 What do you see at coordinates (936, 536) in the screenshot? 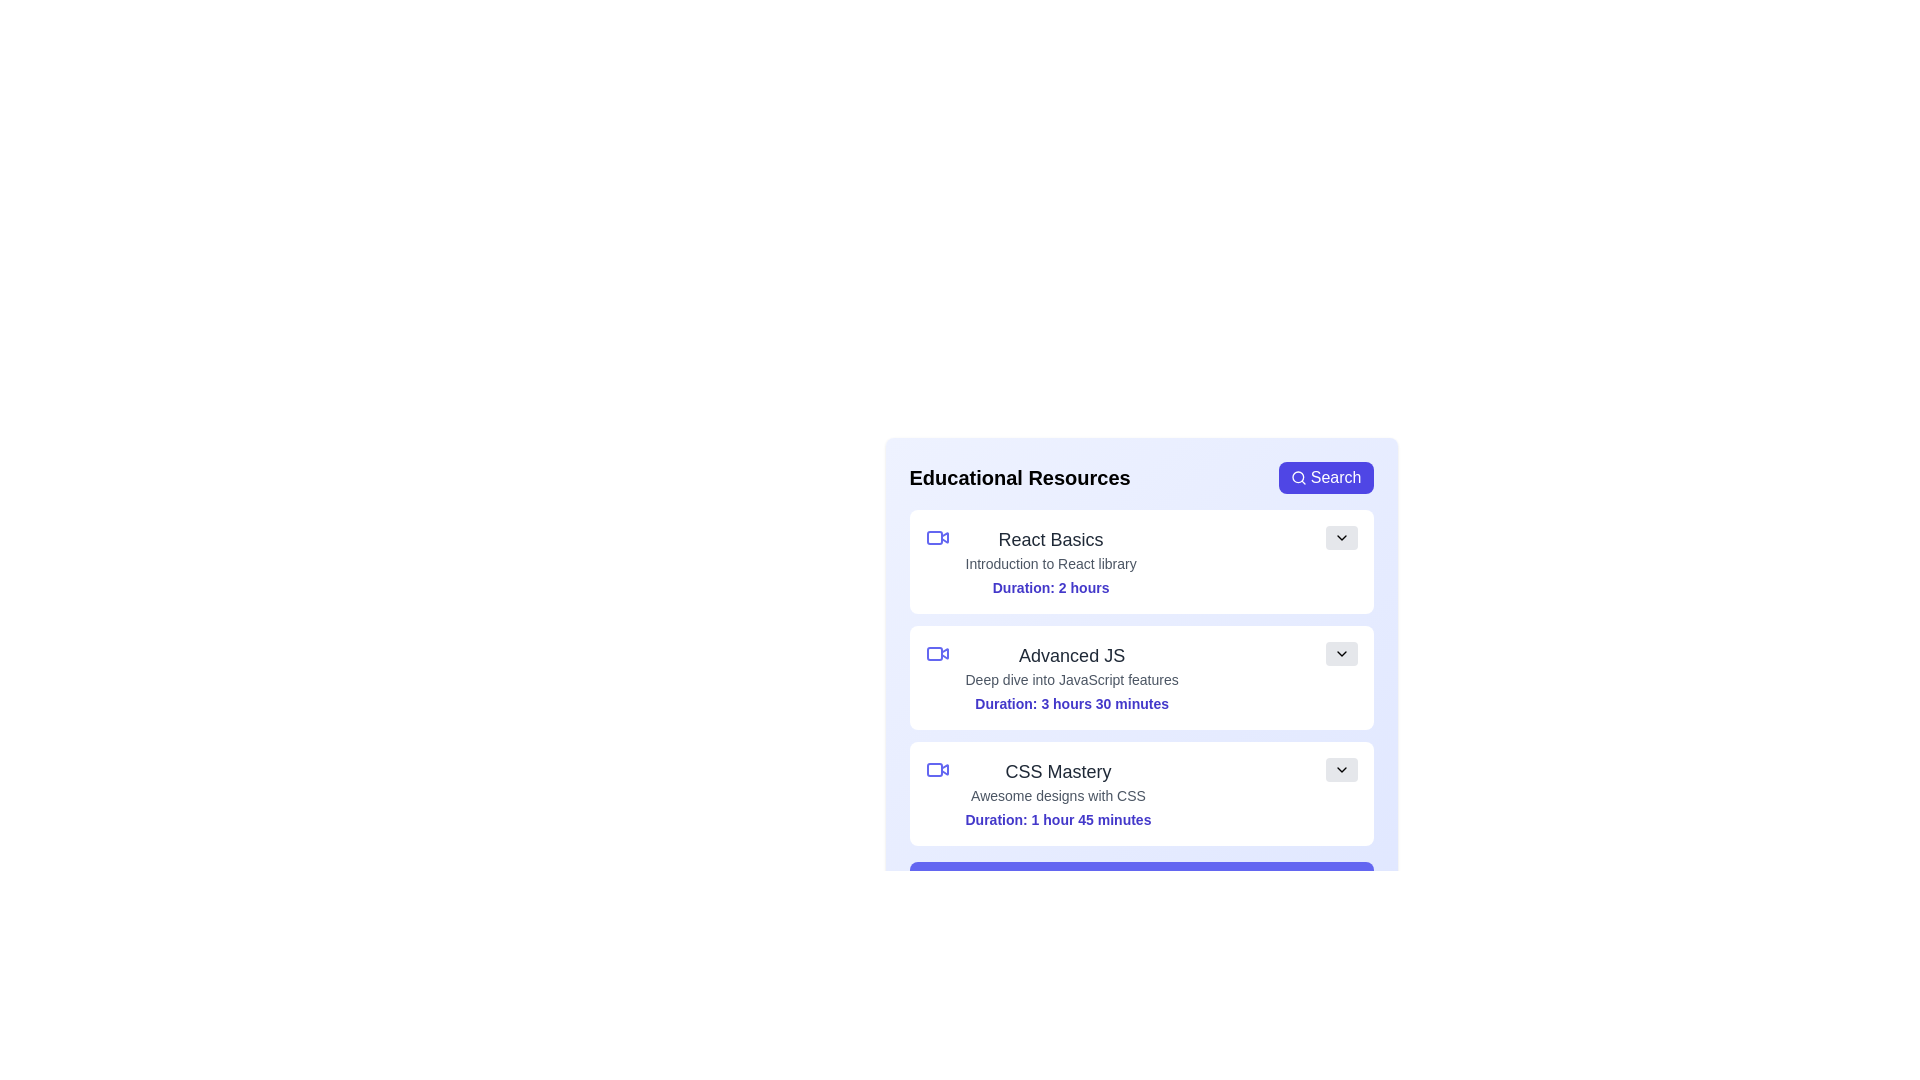
I see `the video icon of the resource titled React Basics` at bounding box center [936, 536].